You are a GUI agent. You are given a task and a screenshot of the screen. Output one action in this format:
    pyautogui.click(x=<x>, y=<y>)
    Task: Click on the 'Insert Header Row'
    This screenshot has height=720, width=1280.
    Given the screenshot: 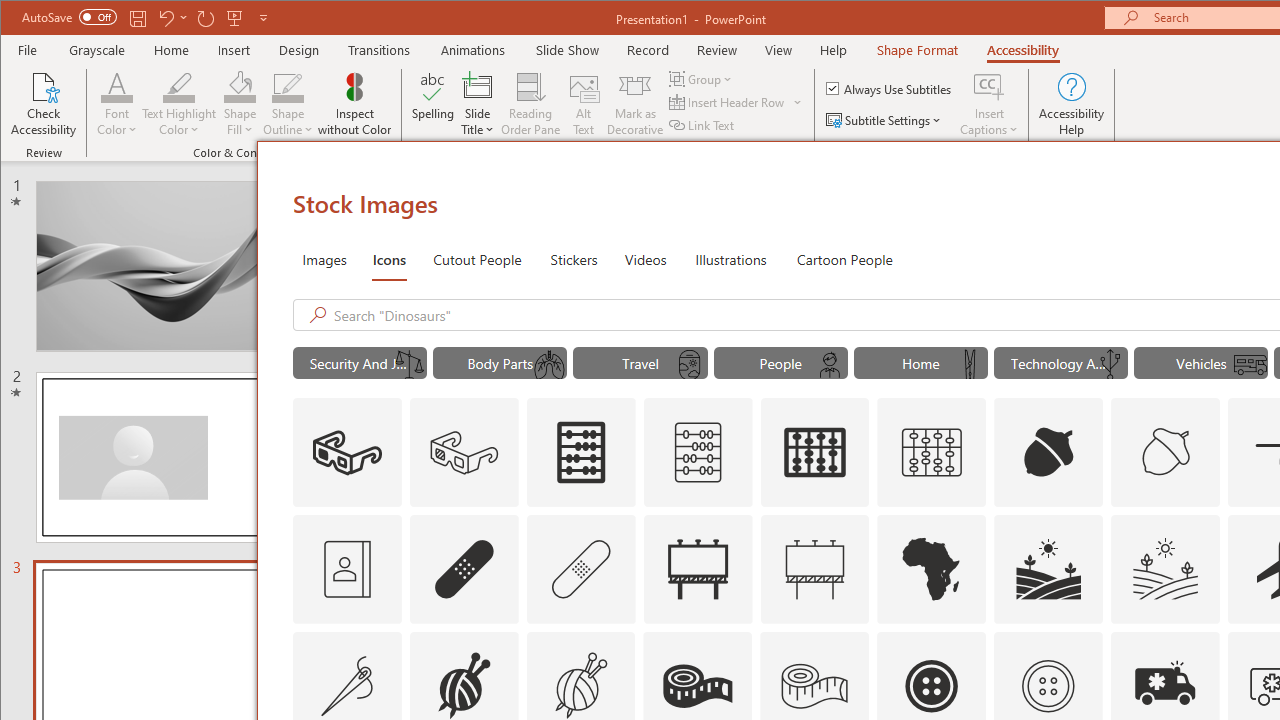 What is the action you would take?
    pyautogui.click(x=727, y=102)
    